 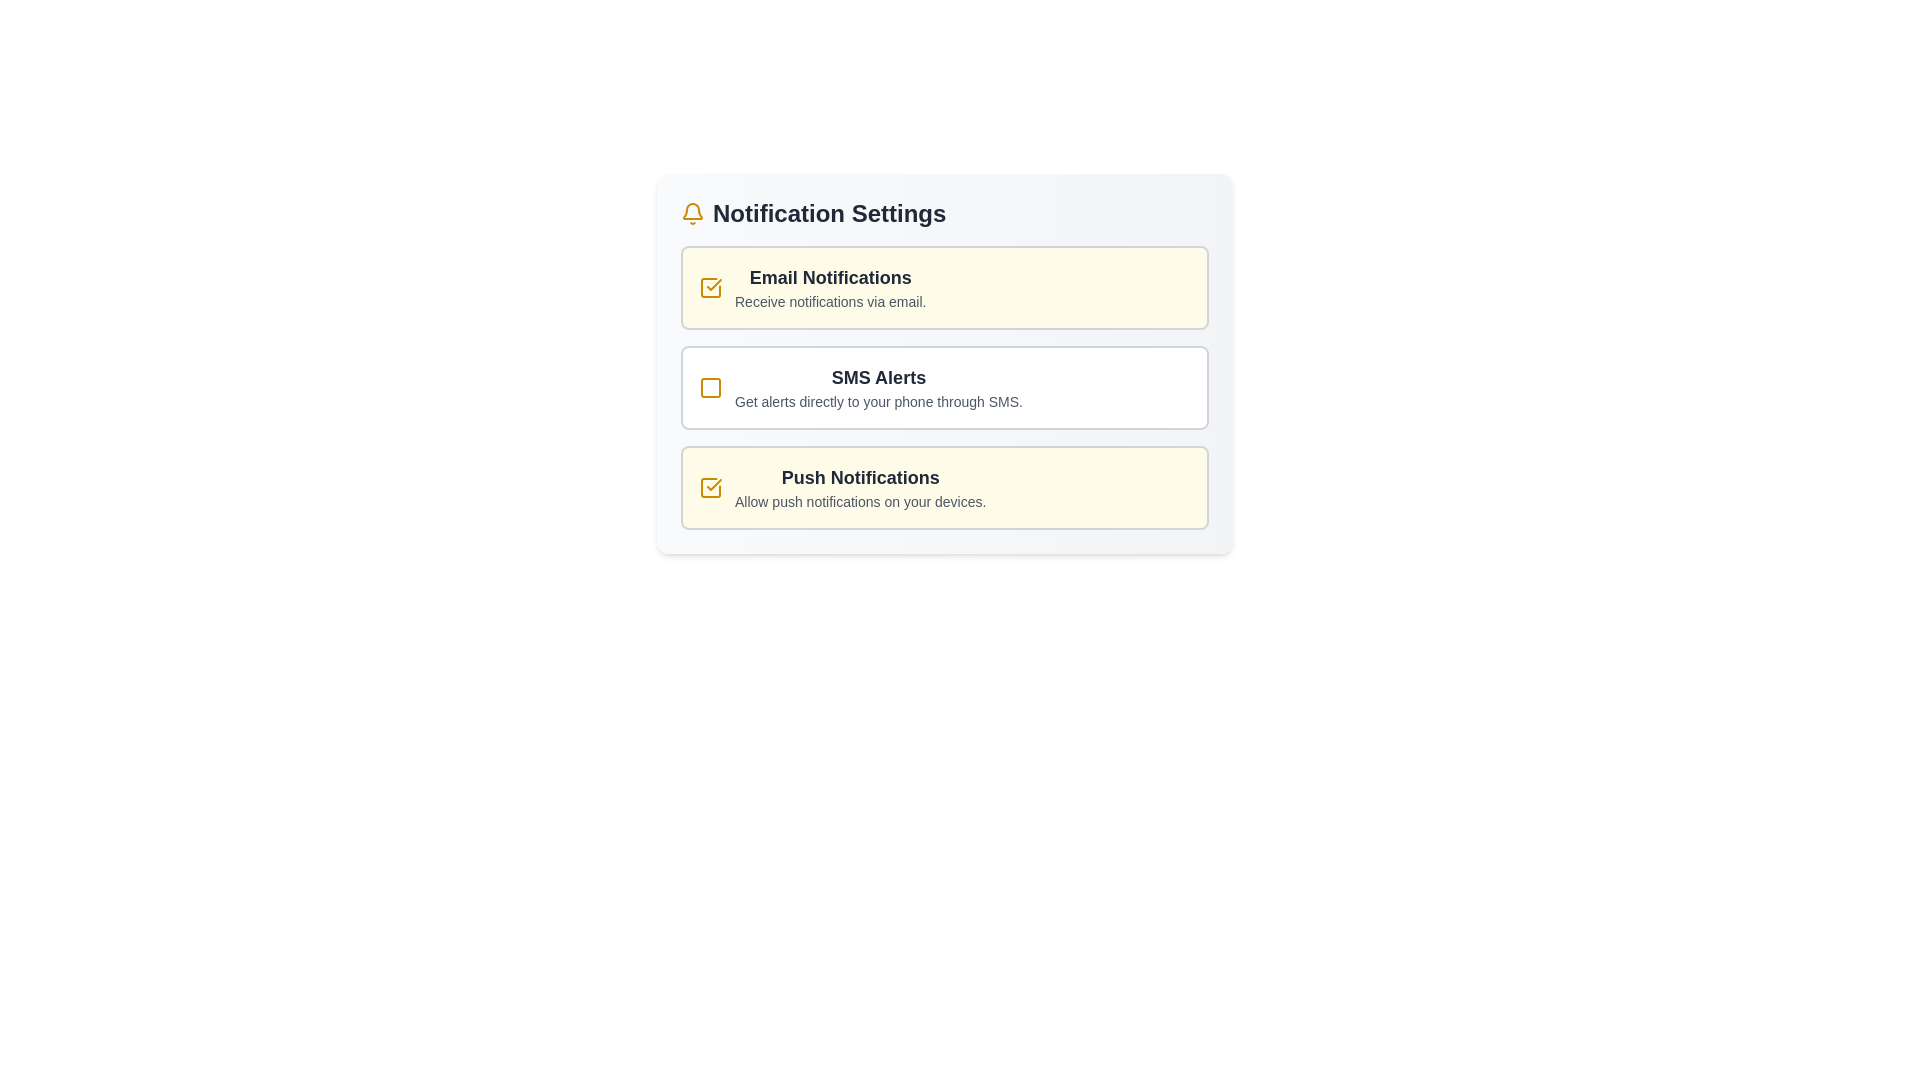 What do you see at coordinates (710, 388) in the screenshot?
I see `the appearance of the small hollow square icon with a yellow outline located to the left of the 'SMS Alerts' heading text` at bounding box center [710, 388].